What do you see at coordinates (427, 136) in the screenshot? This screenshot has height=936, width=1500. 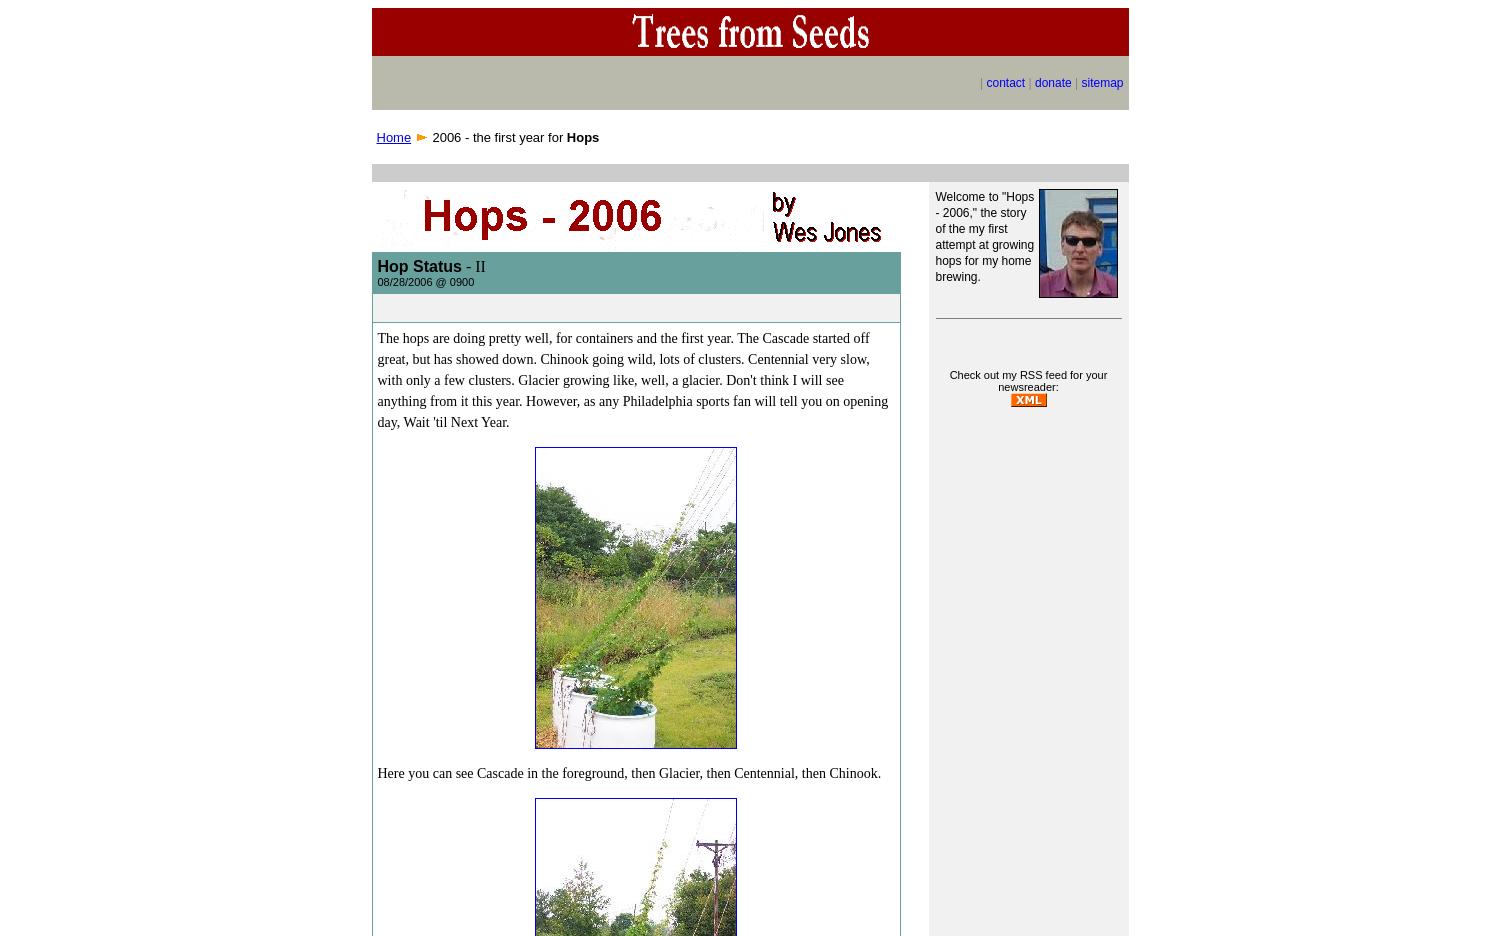 I see `'2006 
          - the first year for'` at bounding box center [427, 136].